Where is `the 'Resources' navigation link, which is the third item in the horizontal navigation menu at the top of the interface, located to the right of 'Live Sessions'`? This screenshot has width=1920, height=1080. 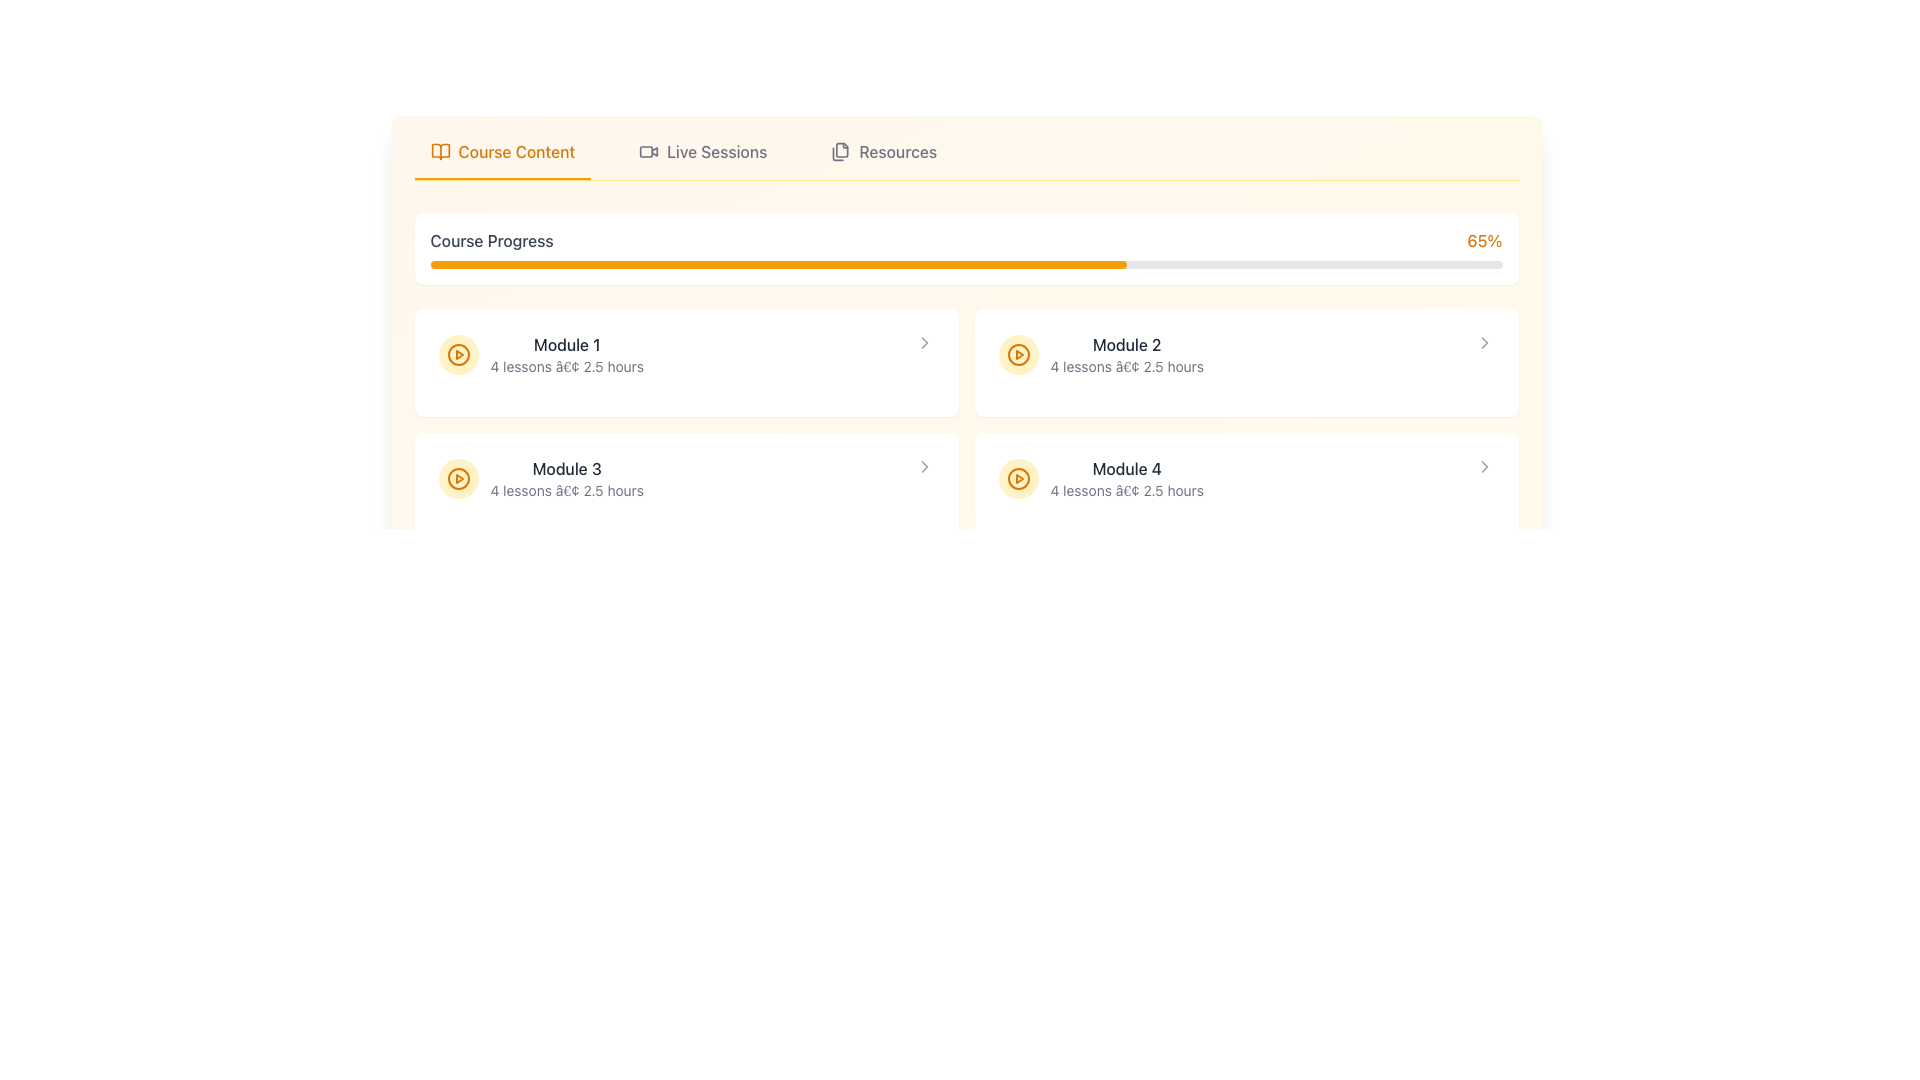 the 'Resources' navigation link, which is the third item in the horizontal navigation menu at the top of the interface, located to the right of 'Live Sessions' is located at coordinates (883, 158).